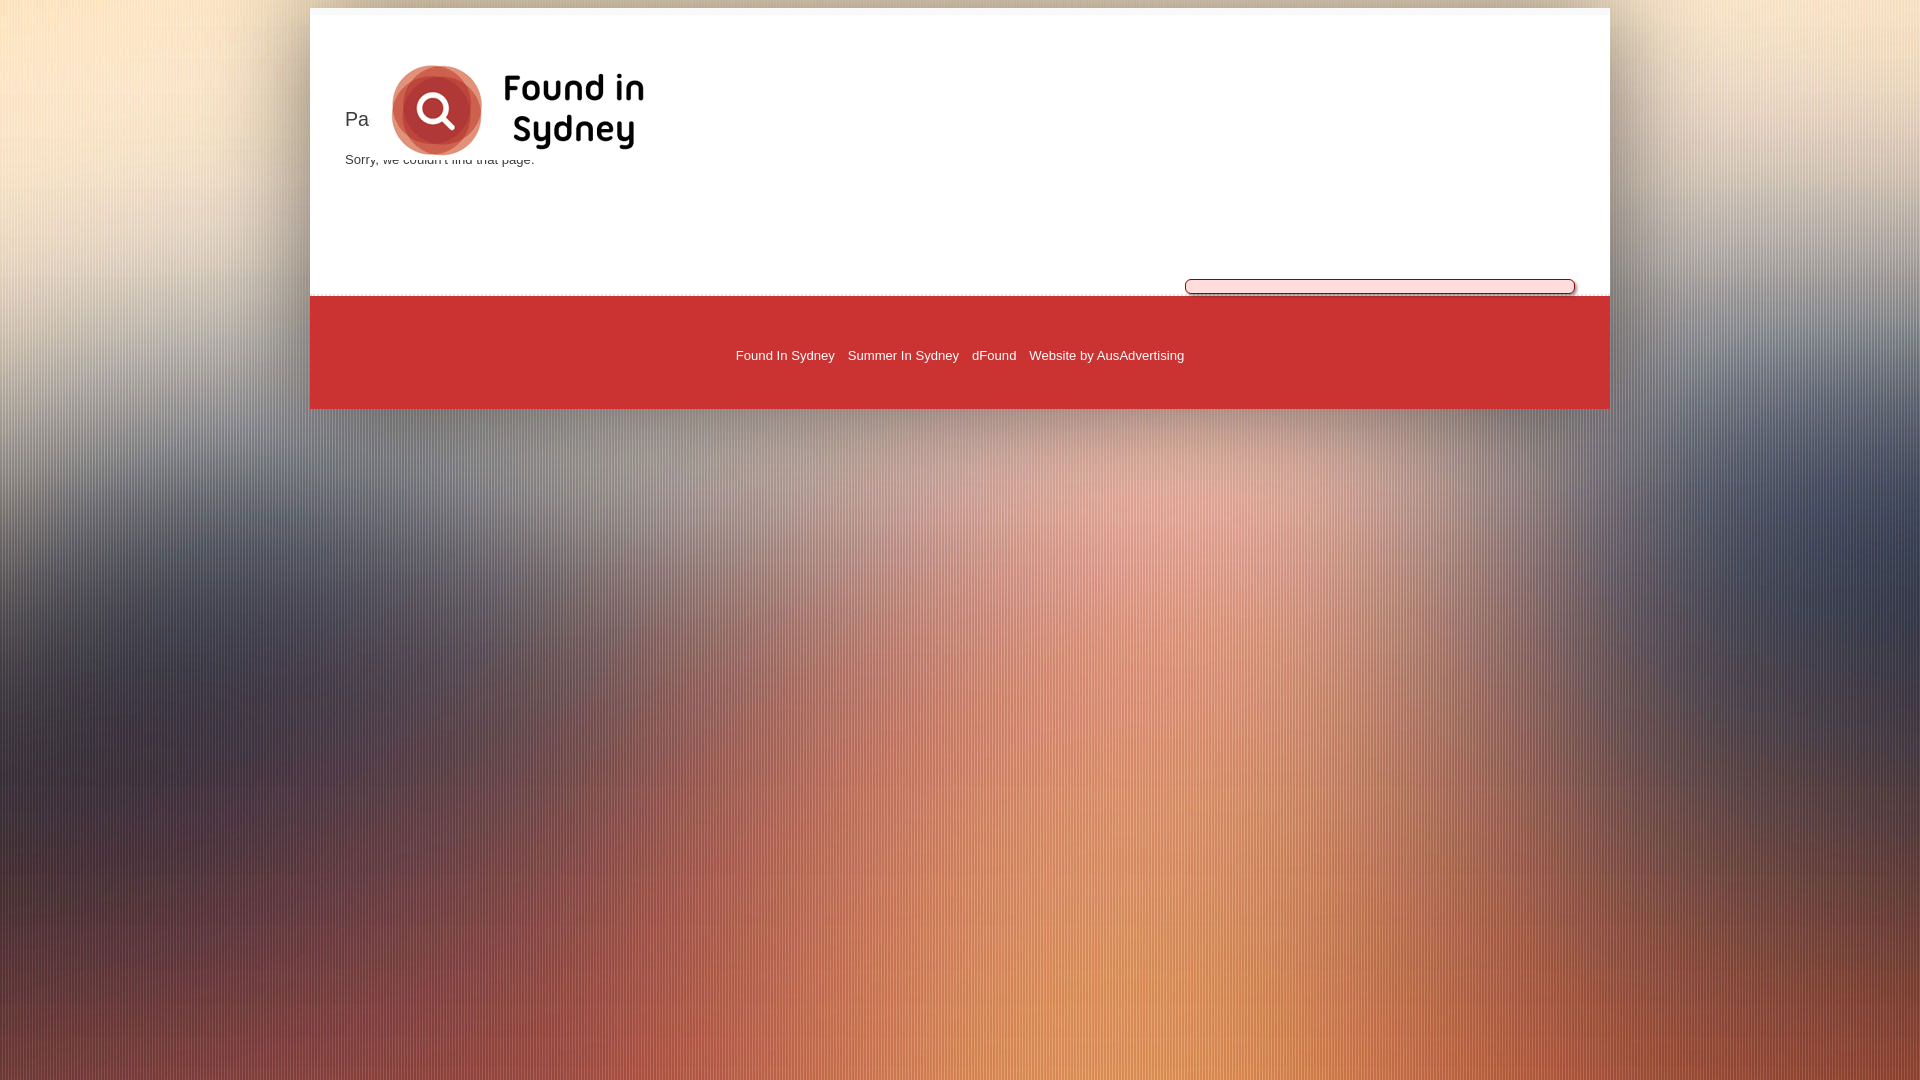 This screenshot has width=1920, height=1080. Describe the element at coordinates (784, 354) in the screenshot. I see `'Found In Sydney'` at that location.